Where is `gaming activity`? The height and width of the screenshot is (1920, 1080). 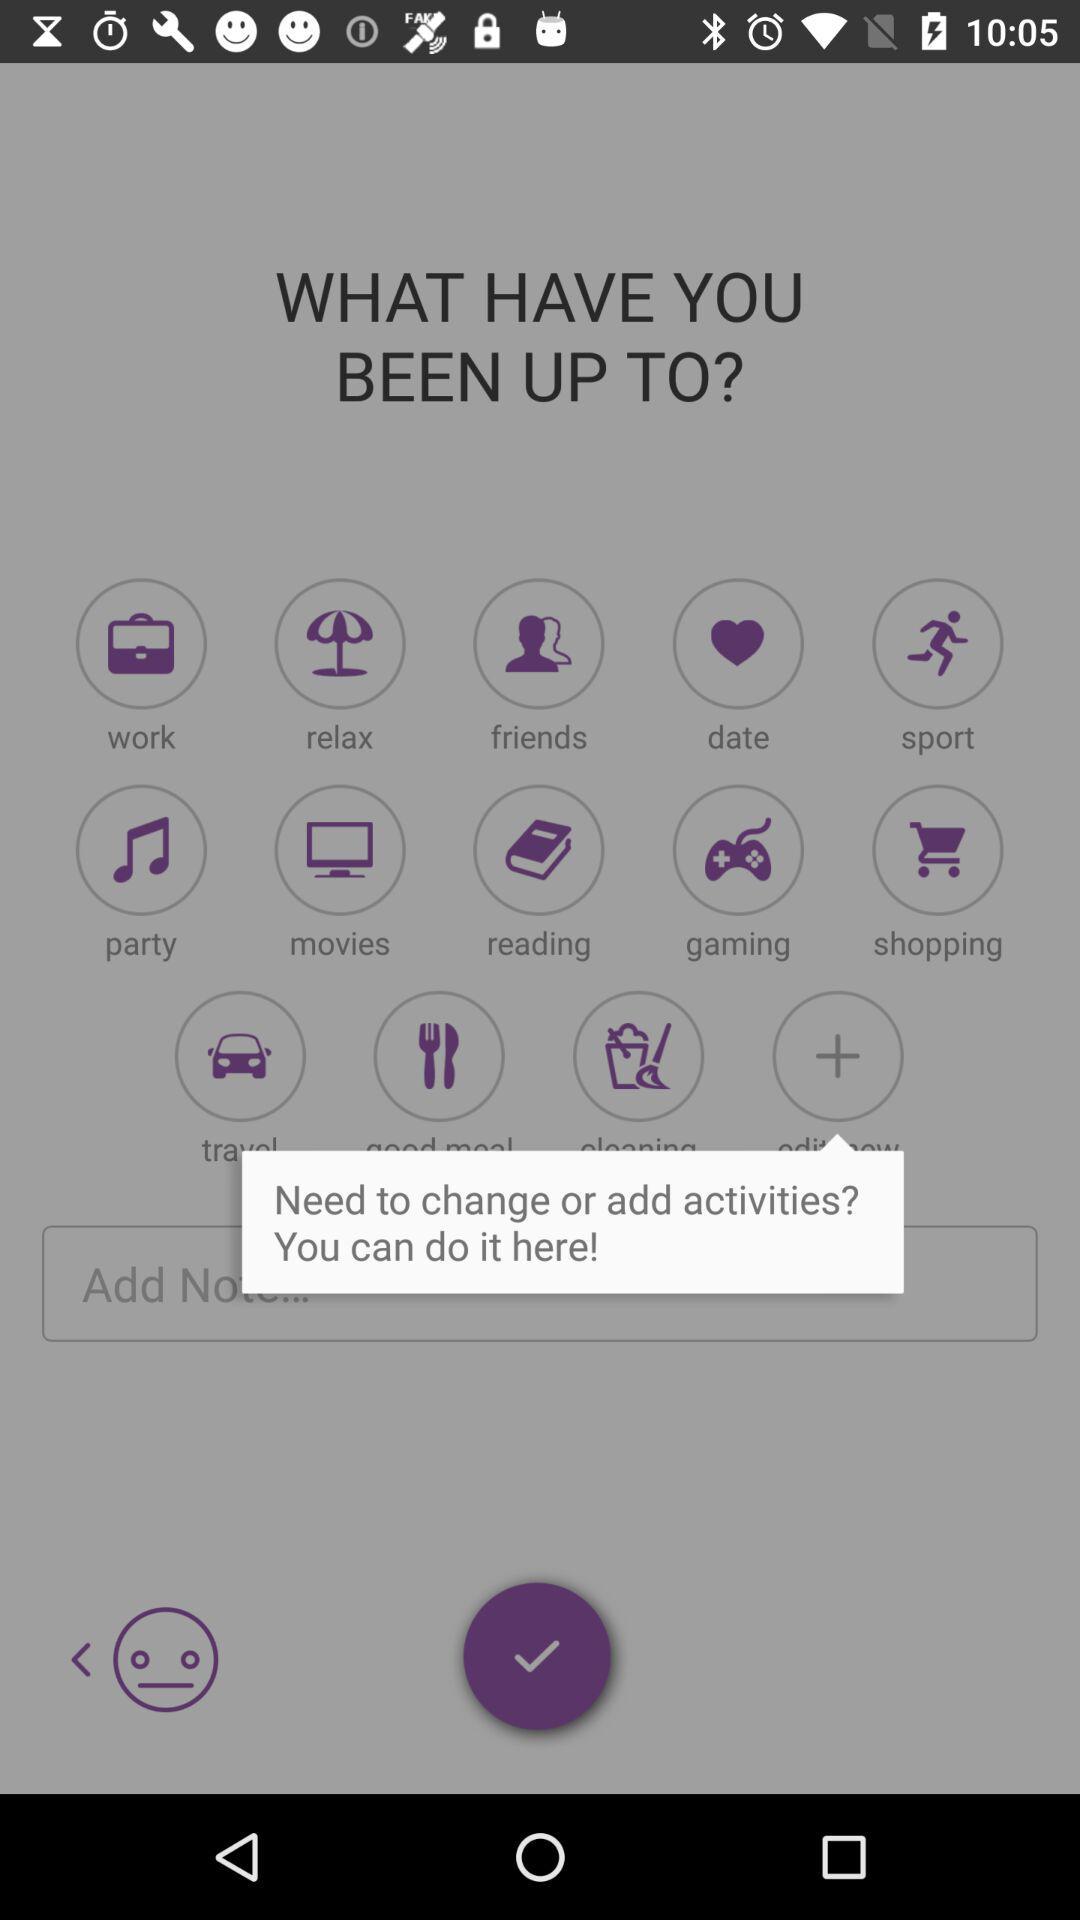
gaming activity is located at coordinates (738, 850).